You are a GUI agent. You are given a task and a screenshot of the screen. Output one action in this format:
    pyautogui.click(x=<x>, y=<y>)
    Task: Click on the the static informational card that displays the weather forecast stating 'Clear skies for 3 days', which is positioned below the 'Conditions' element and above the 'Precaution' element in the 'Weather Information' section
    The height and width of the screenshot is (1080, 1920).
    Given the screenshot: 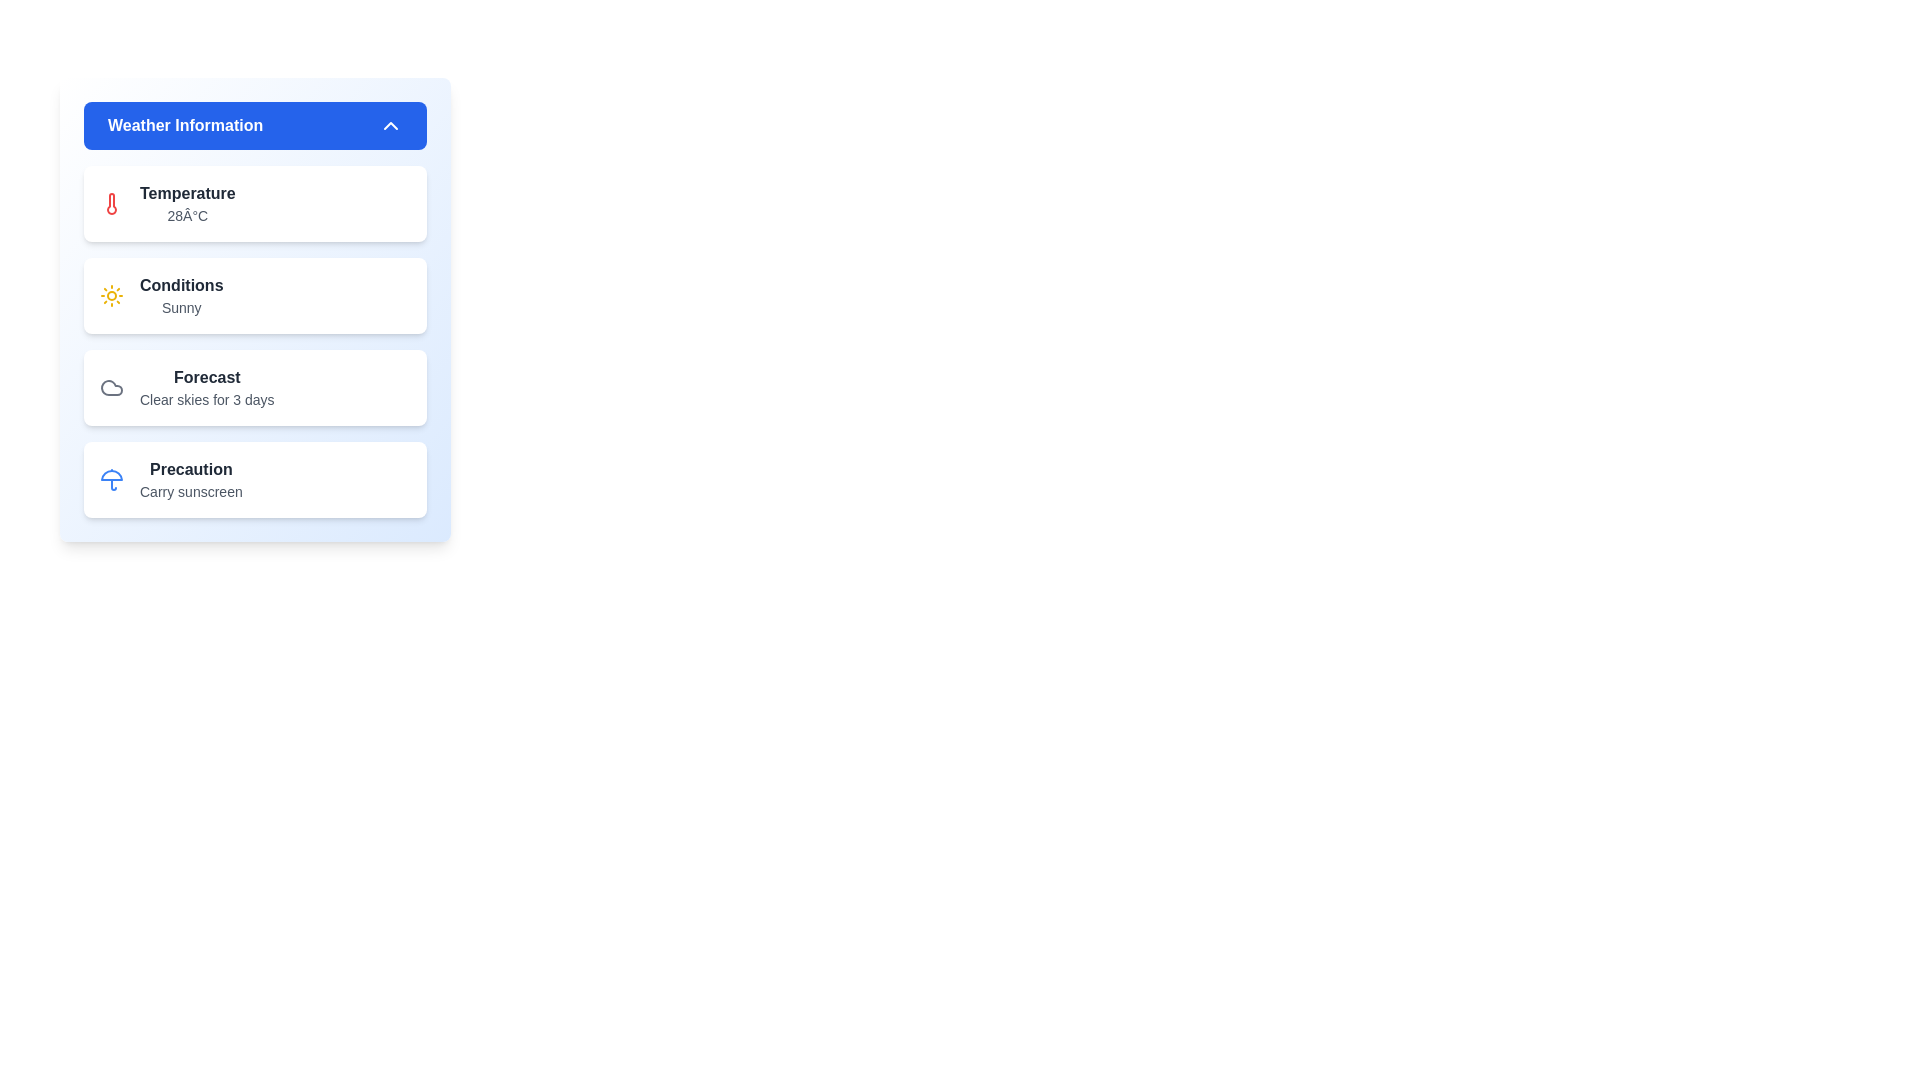 What is the action you would take?
    pyautogui.click(x=254, y=388)
    